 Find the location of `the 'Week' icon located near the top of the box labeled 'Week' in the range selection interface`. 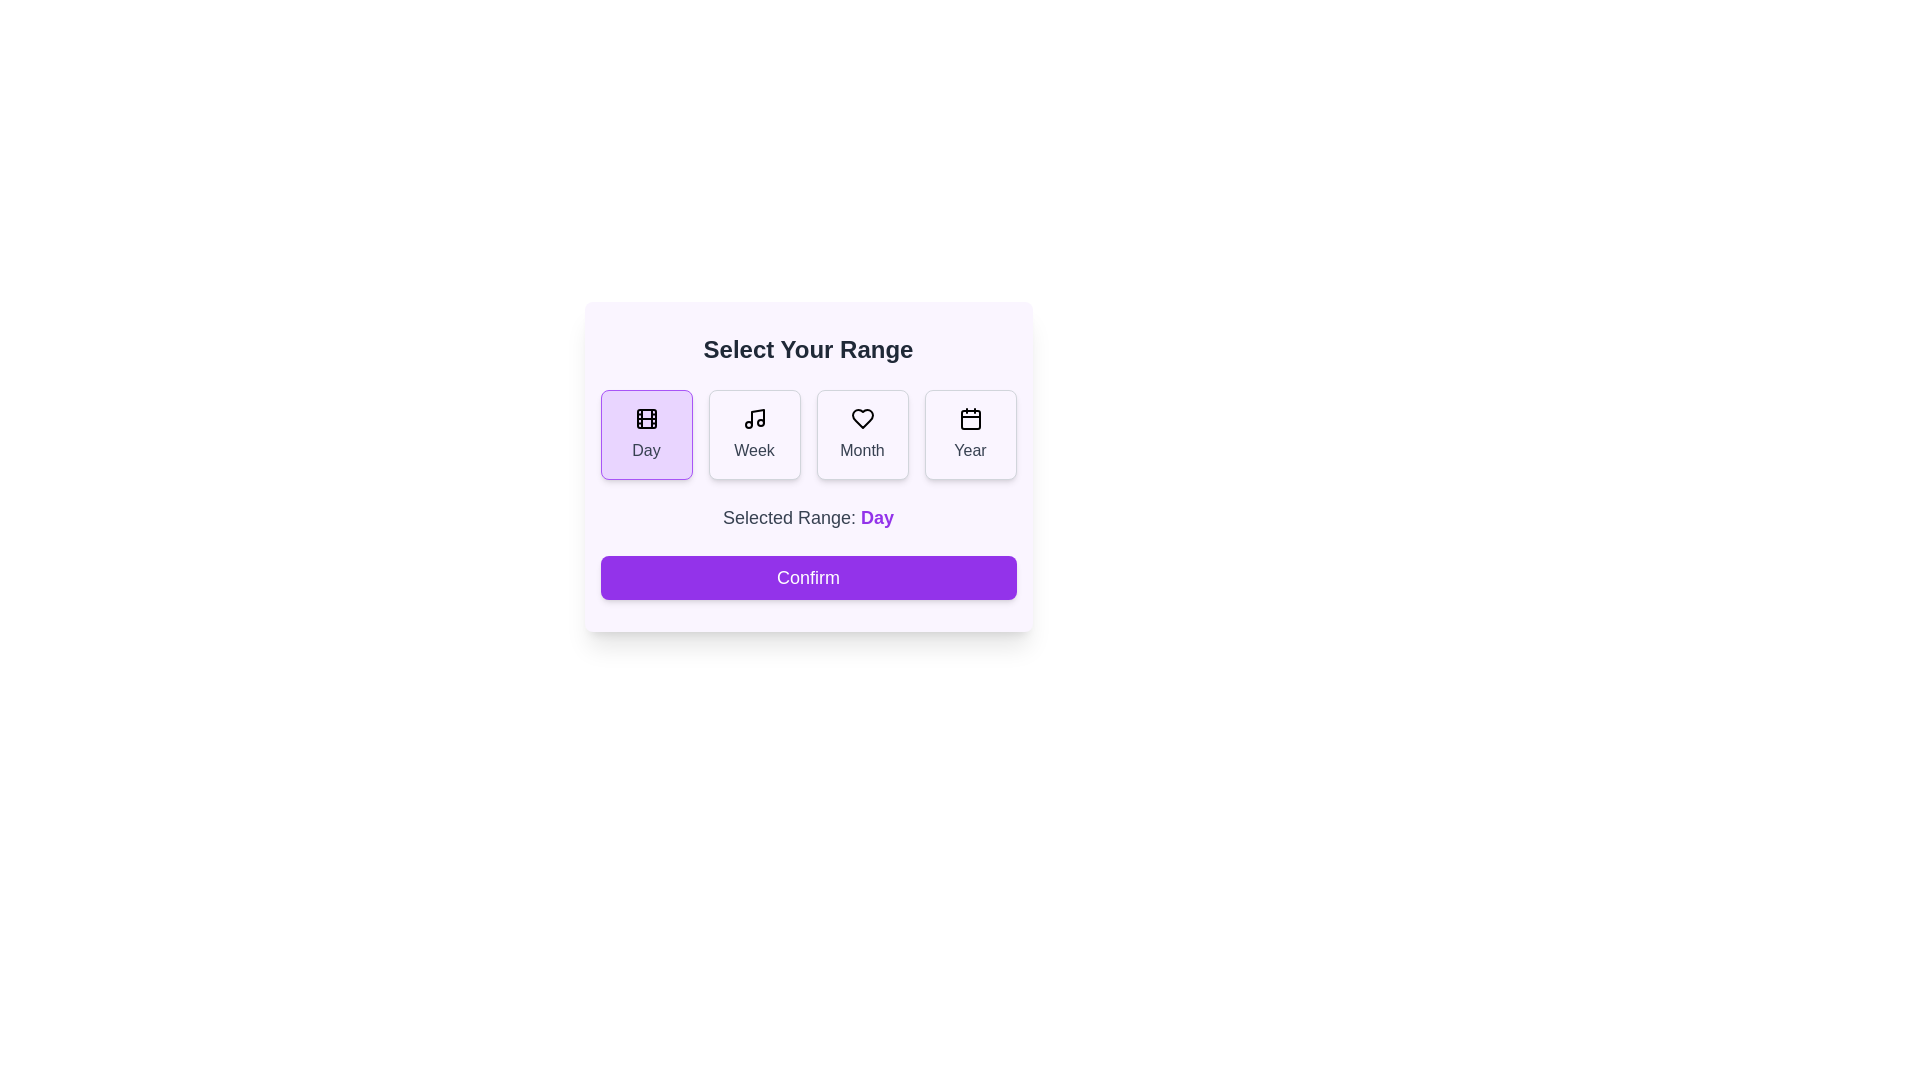

the 'Week' icon located near the top of the box labeled 'Week' in the range selection interface is located at coordinates (753, 418).